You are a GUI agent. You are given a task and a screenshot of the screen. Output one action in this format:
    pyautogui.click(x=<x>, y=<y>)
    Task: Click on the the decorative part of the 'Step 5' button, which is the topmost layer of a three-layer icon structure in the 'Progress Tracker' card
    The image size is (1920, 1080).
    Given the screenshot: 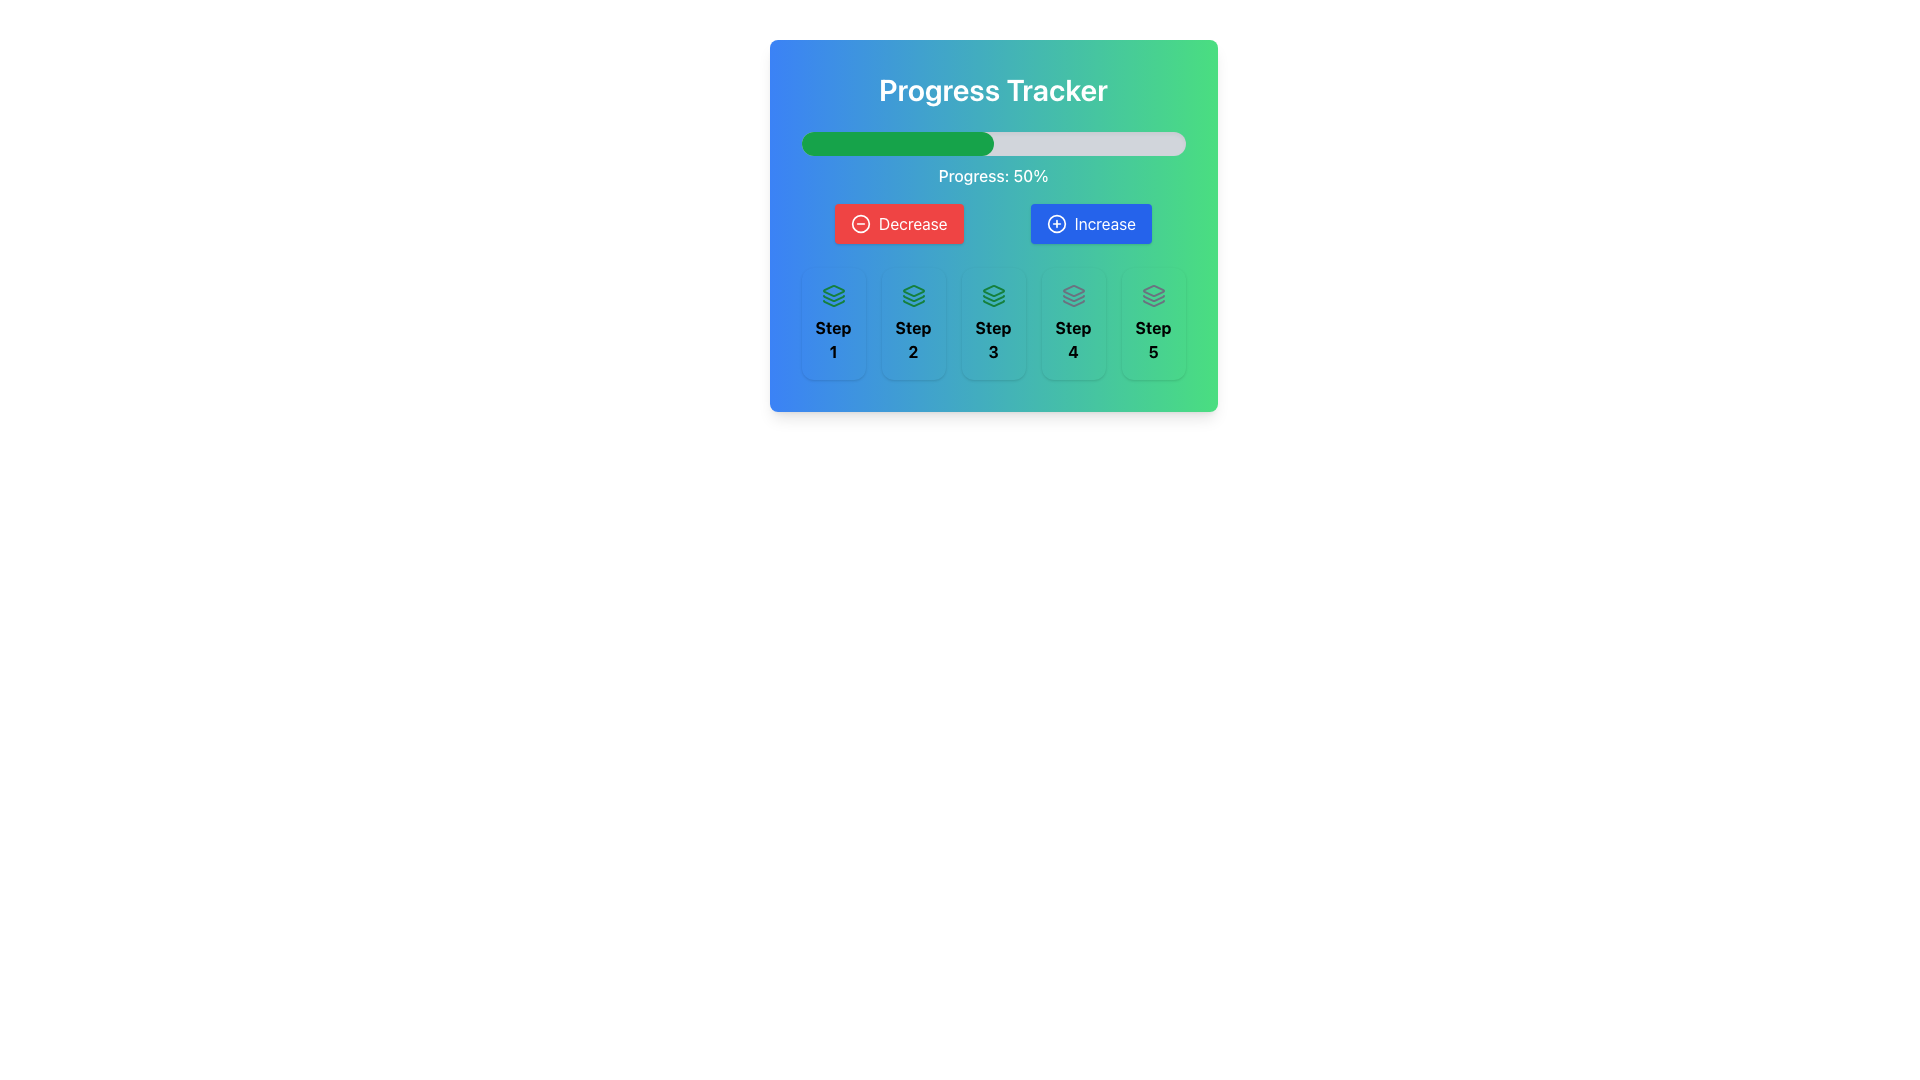 What is the action you would take?
    pyautogui.click(x=1153, y=290)
    